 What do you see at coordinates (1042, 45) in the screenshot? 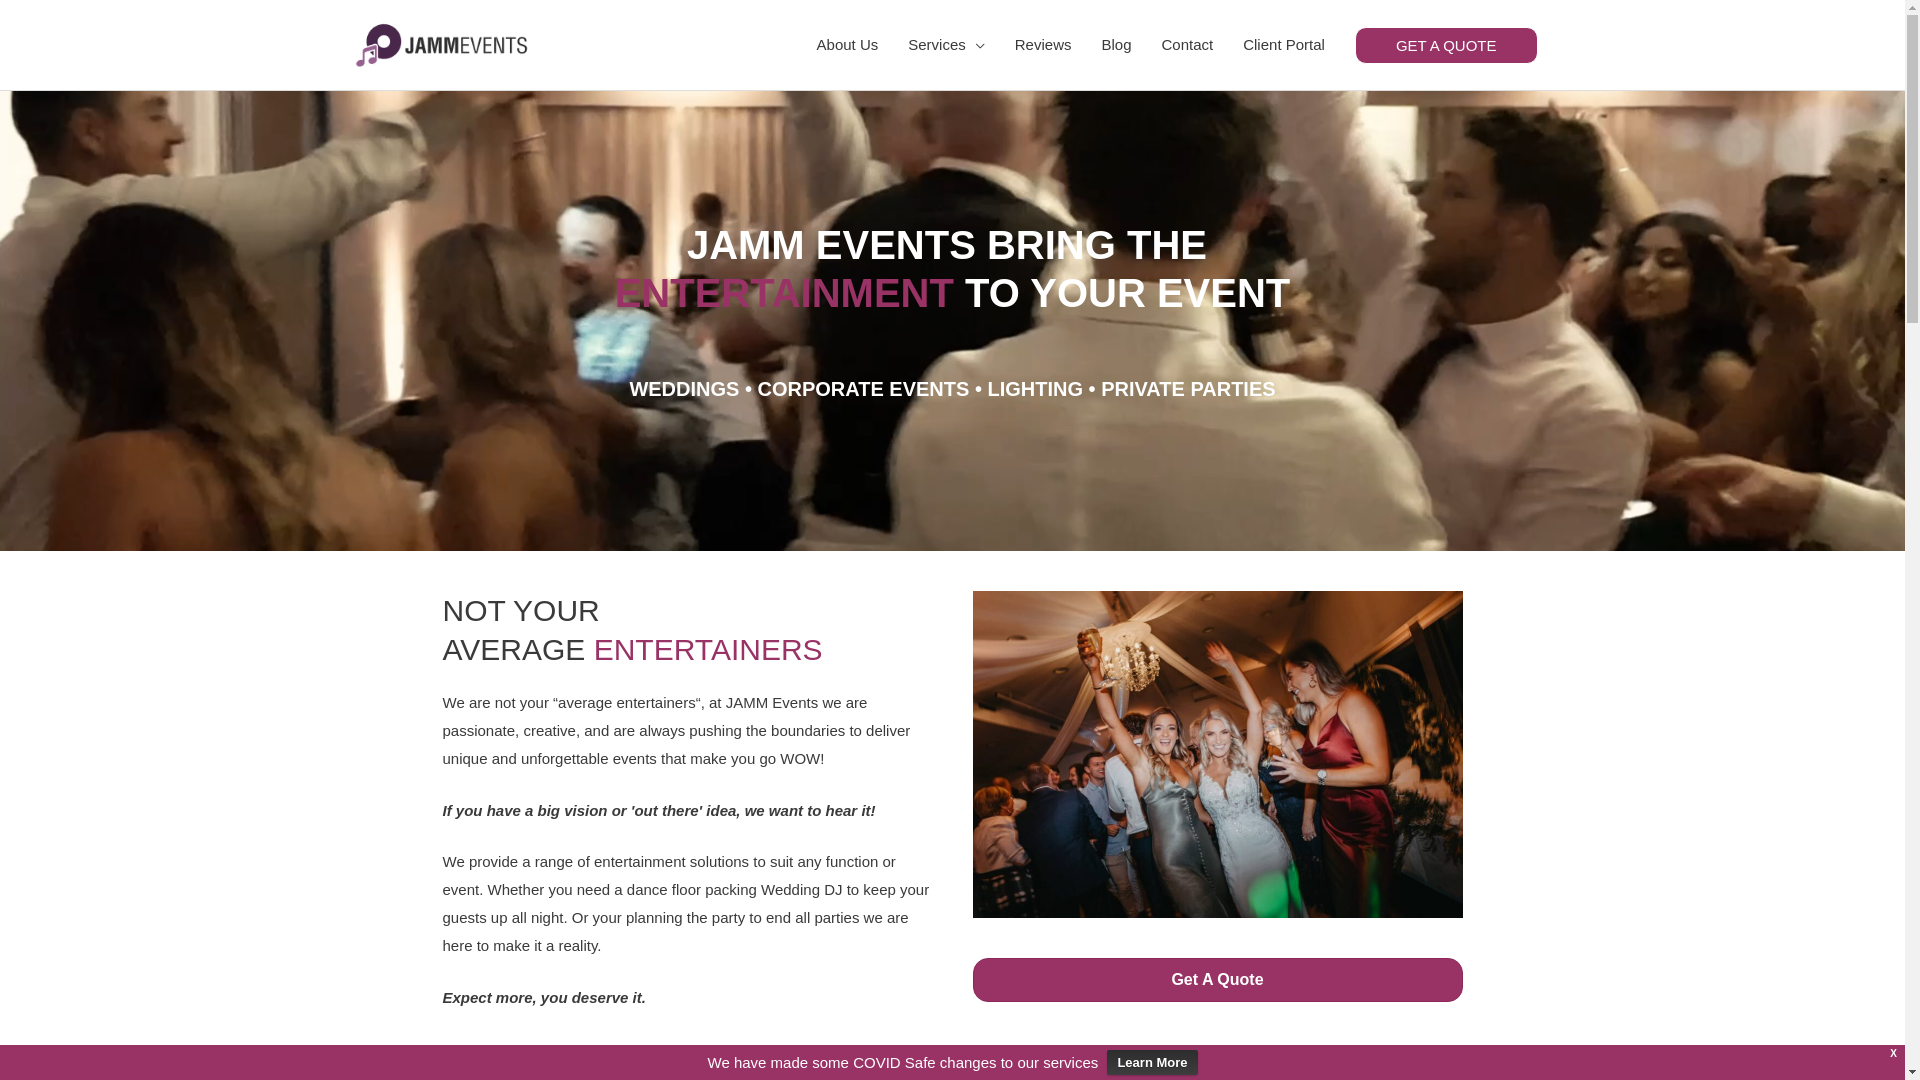
I see `'Reviews'` at bounding box center [1042, 45].